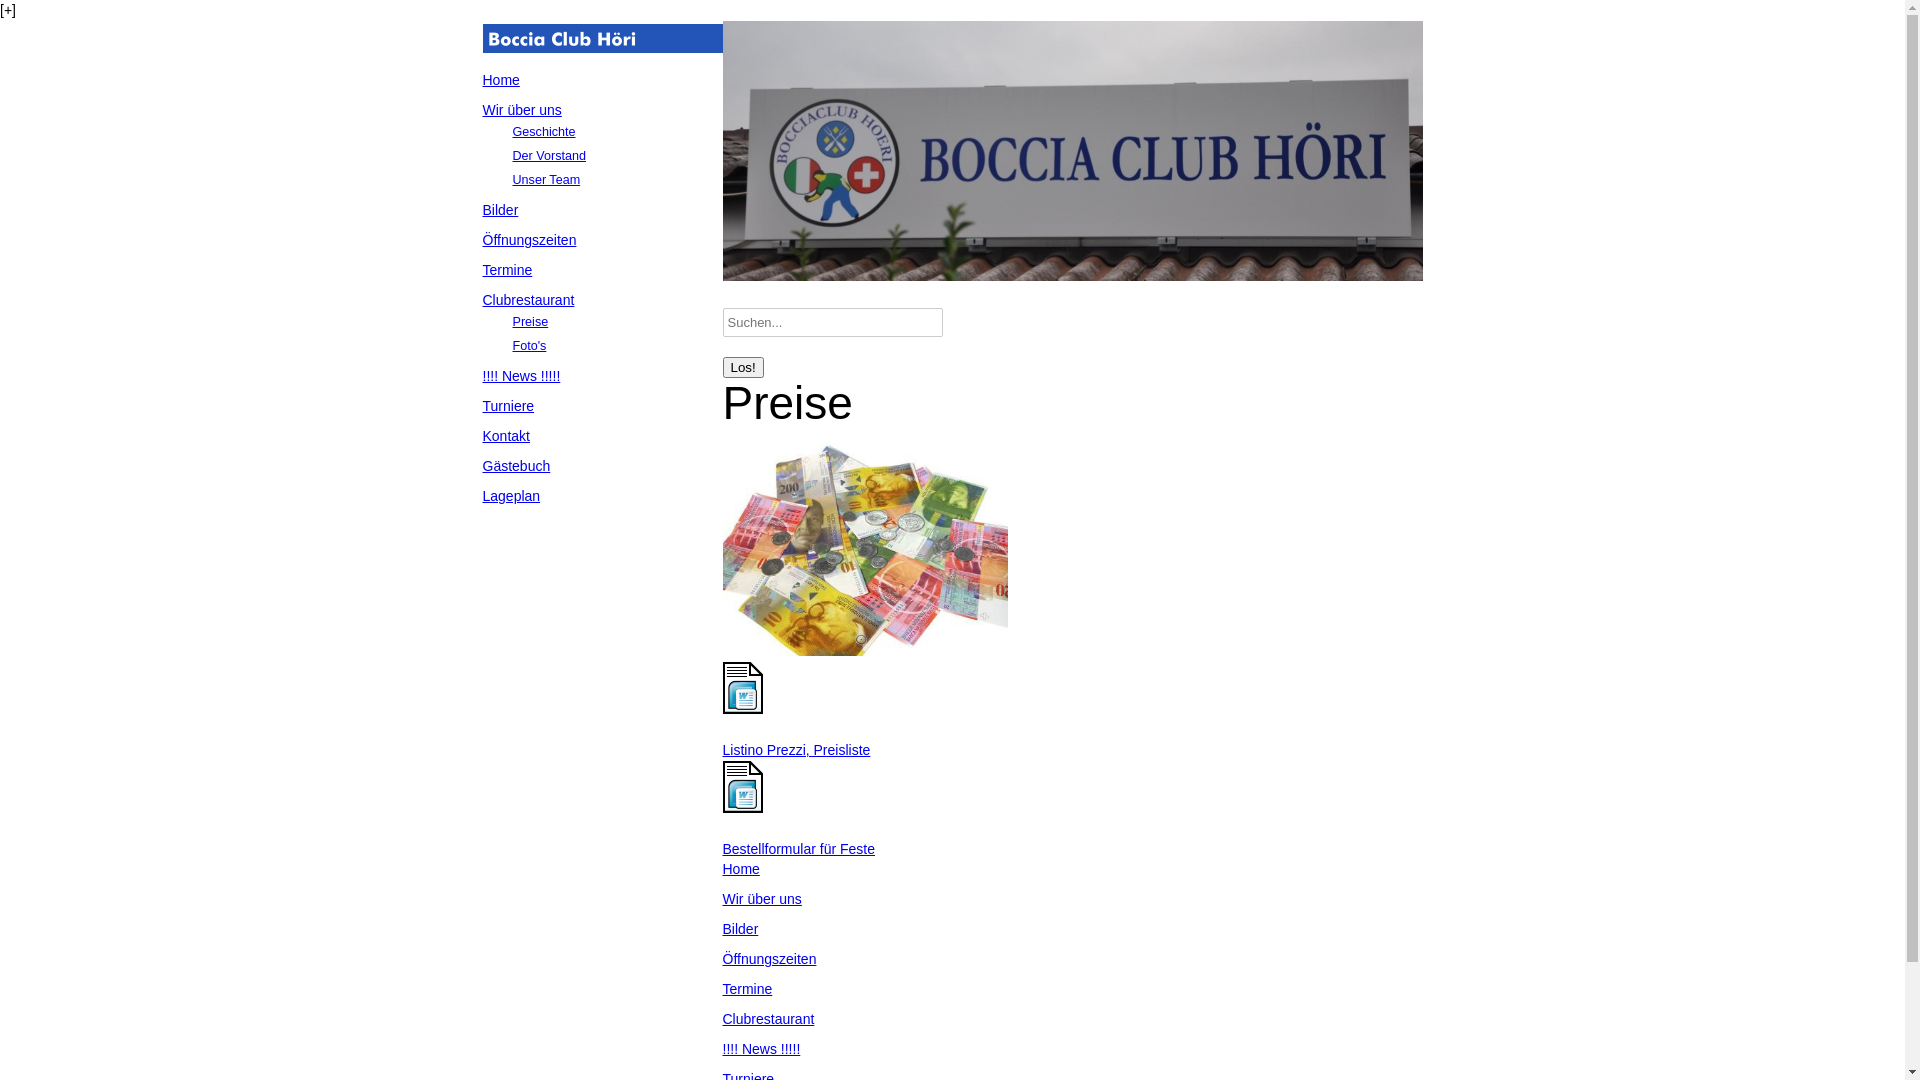 The width and height of the screenshot is (1920, 1080). I want to click on 'Listino Prezzi, Preisliste', so click(795, 749).